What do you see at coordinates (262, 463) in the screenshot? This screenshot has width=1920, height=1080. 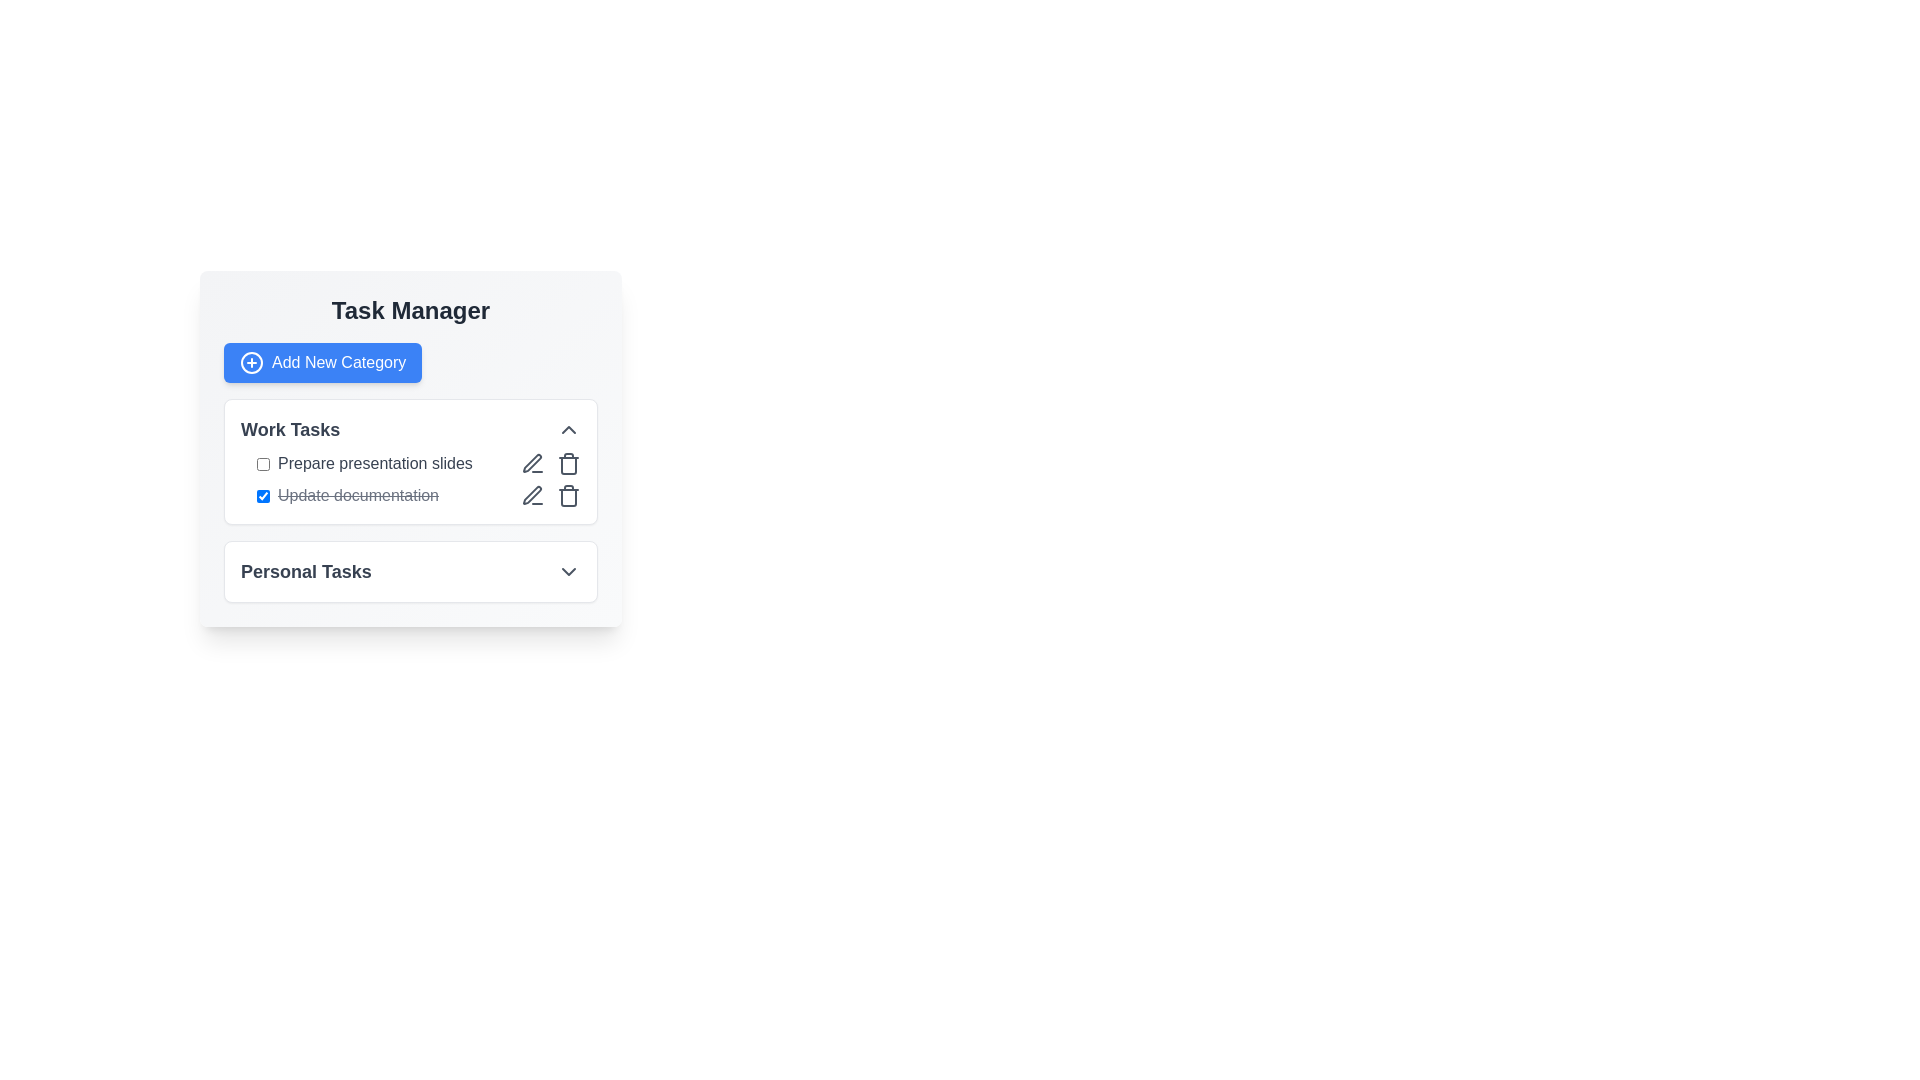 I see `the small square checkbox located to the left of the text 'Prepare presentation slides'` at bounding box center [262, 463].